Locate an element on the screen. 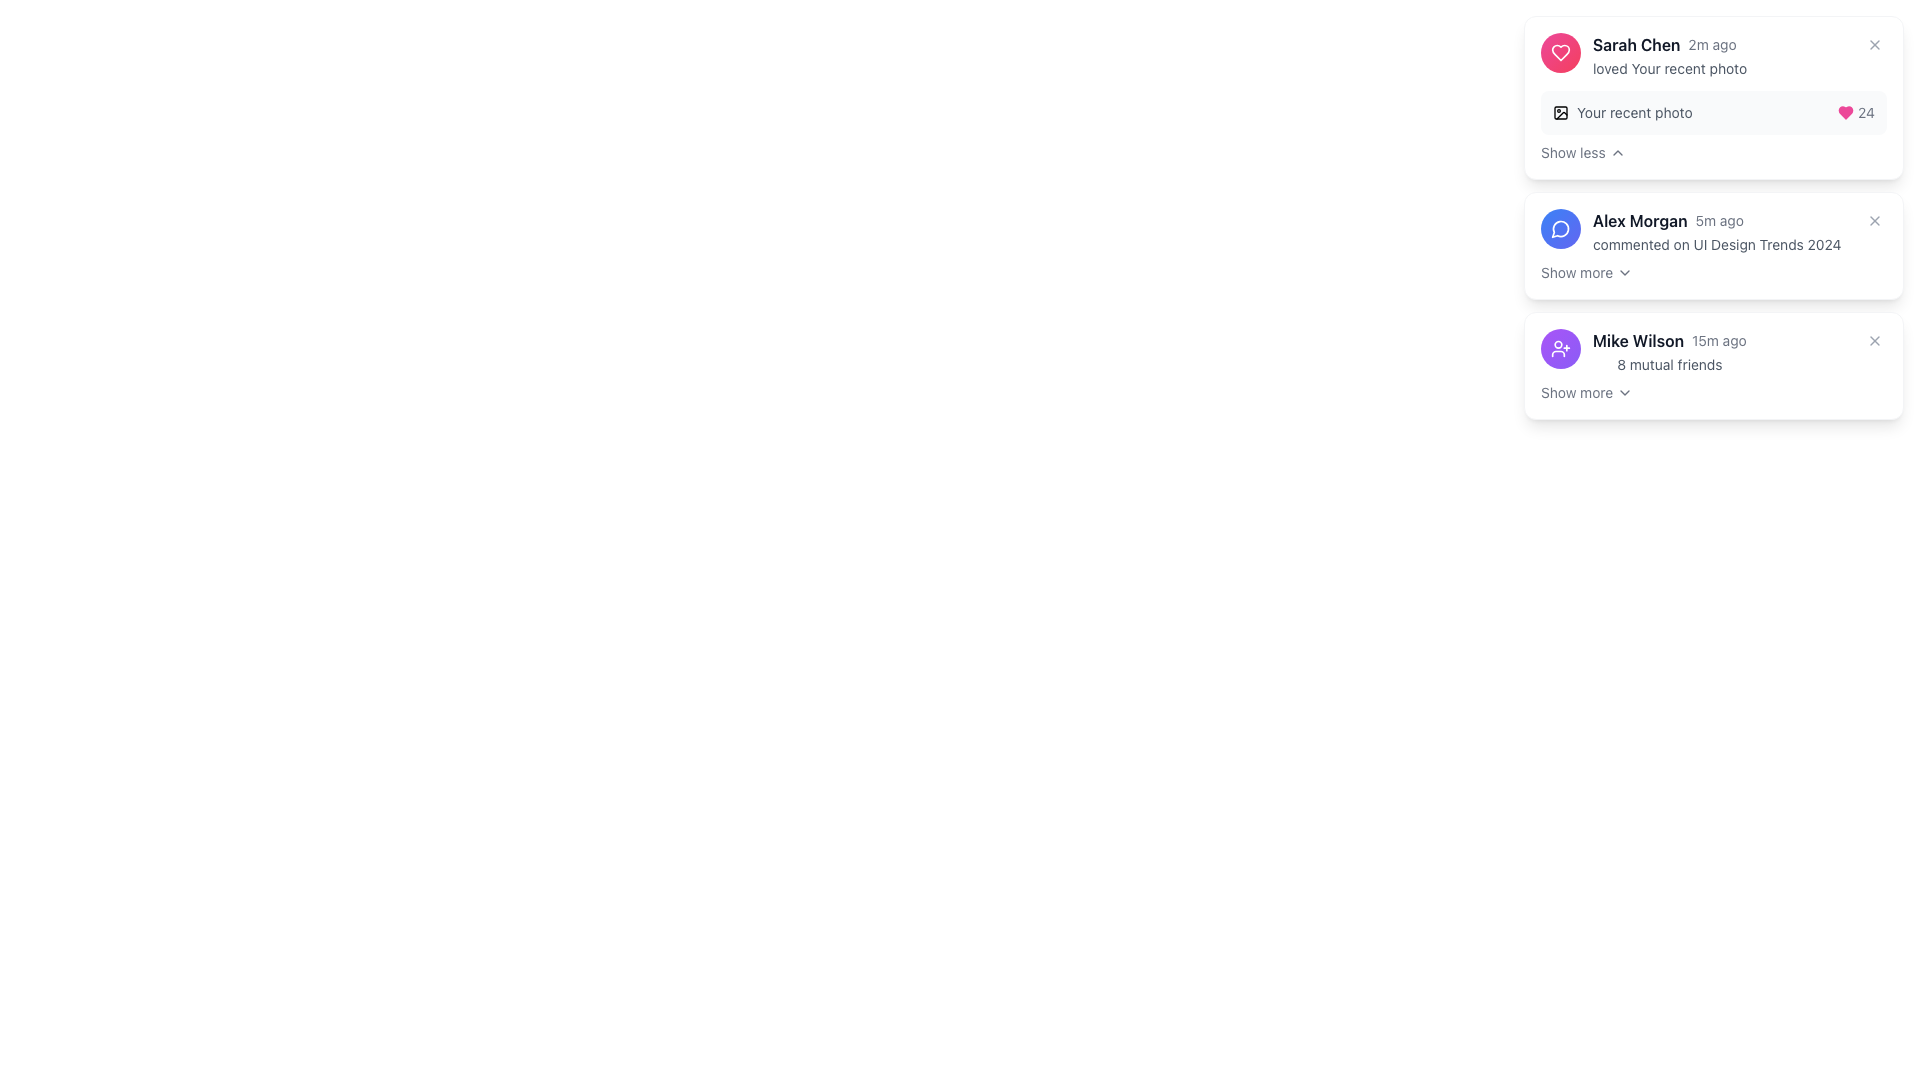  the icon button located at the top-left corner of the notification related to 'Alex Morgan' is located at coordinates (1559, 227).